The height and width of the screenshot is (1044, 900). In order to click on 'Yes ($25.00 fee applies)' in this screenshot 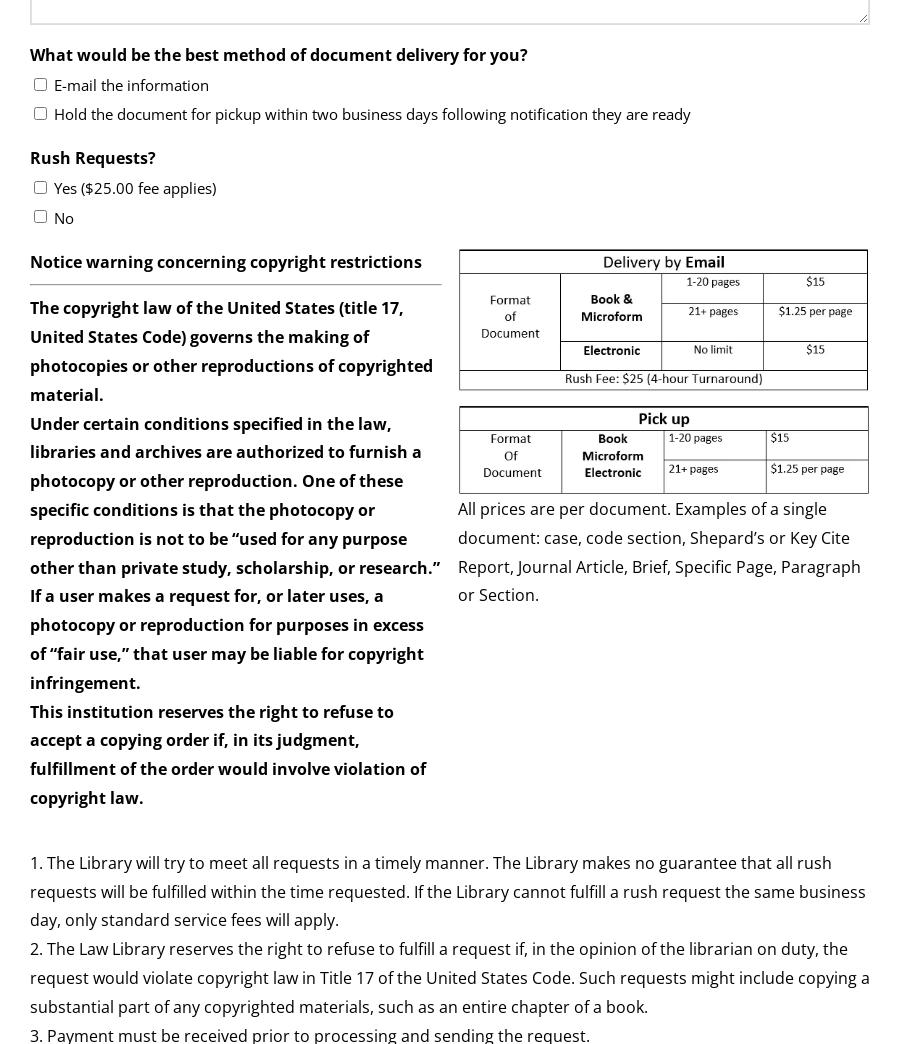, I will do `click(135, 187)`.